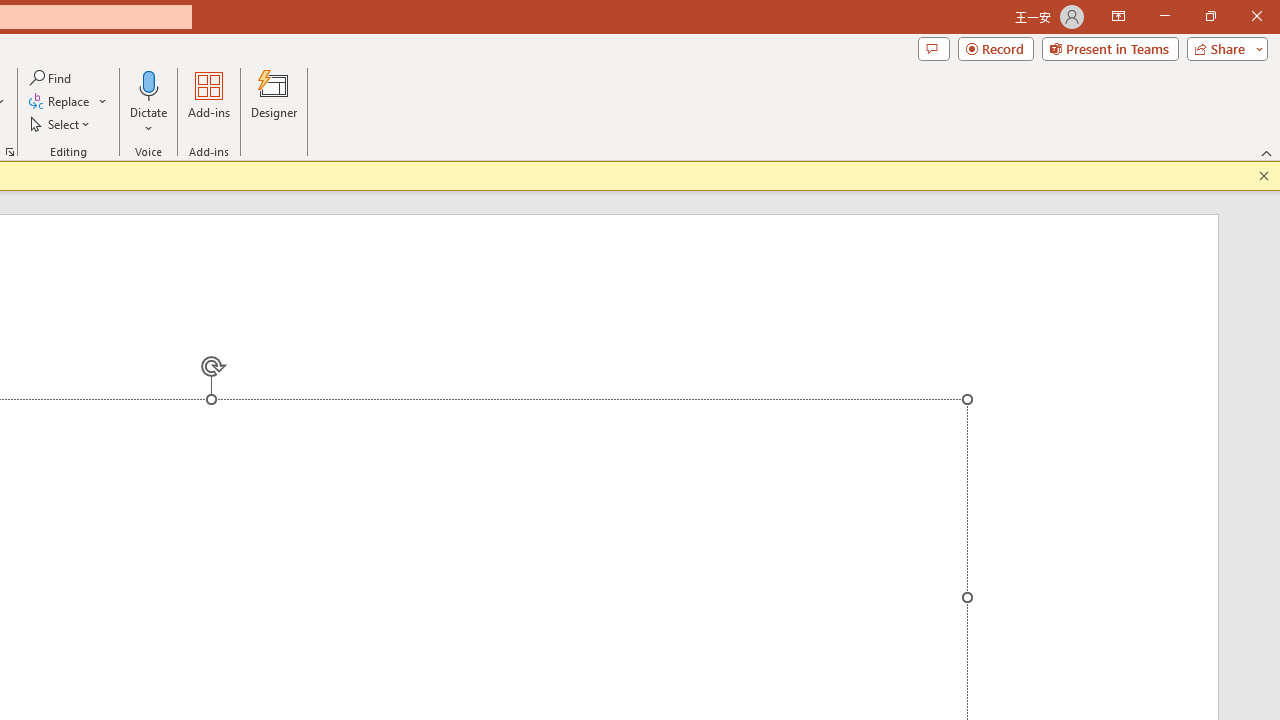 This screenshot has height=720, width=1280. I want to click on 'More Options', so click(148, 121).